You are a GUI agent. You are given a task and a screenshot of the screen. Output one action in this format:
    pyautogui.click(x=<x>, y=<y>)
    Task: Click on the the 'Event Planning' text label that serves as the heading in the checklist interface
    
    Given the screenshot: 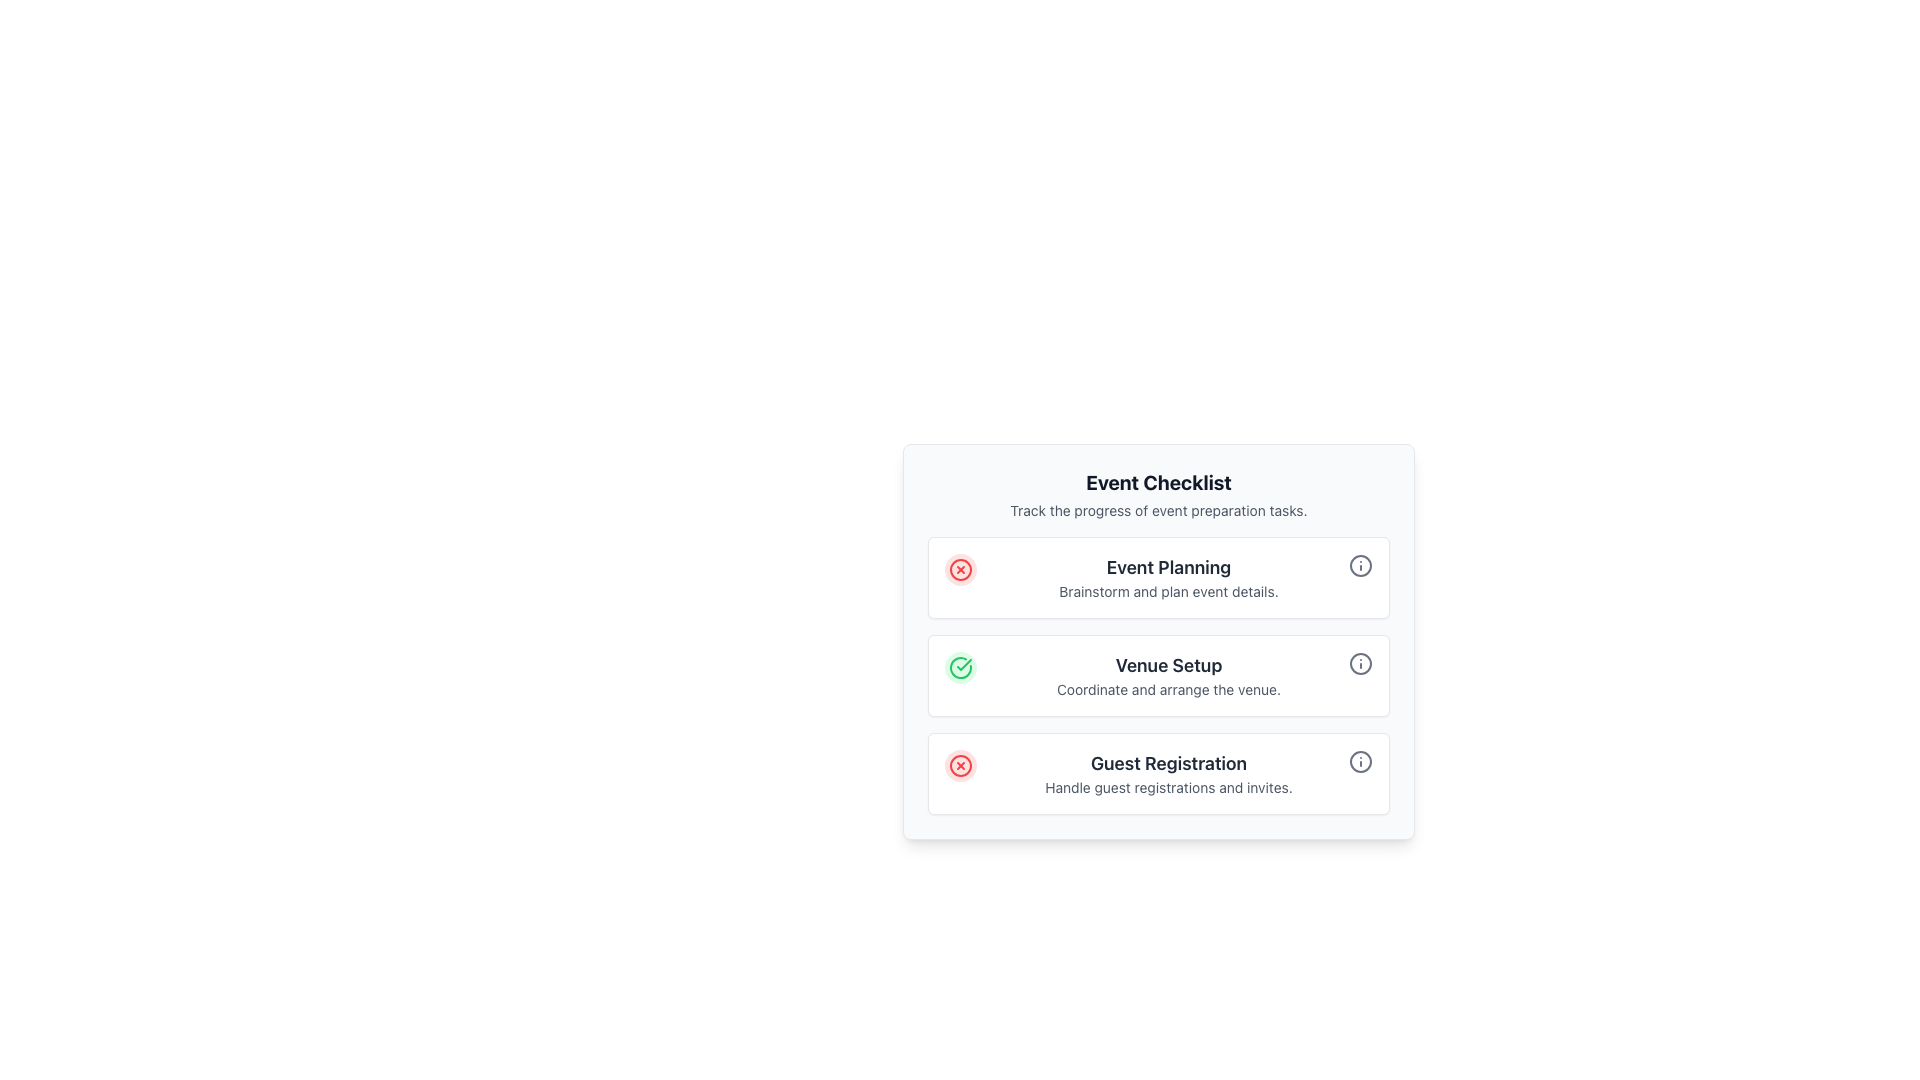 What is the action you would take?
    pyautogui.click(x=1169, y=567)
    